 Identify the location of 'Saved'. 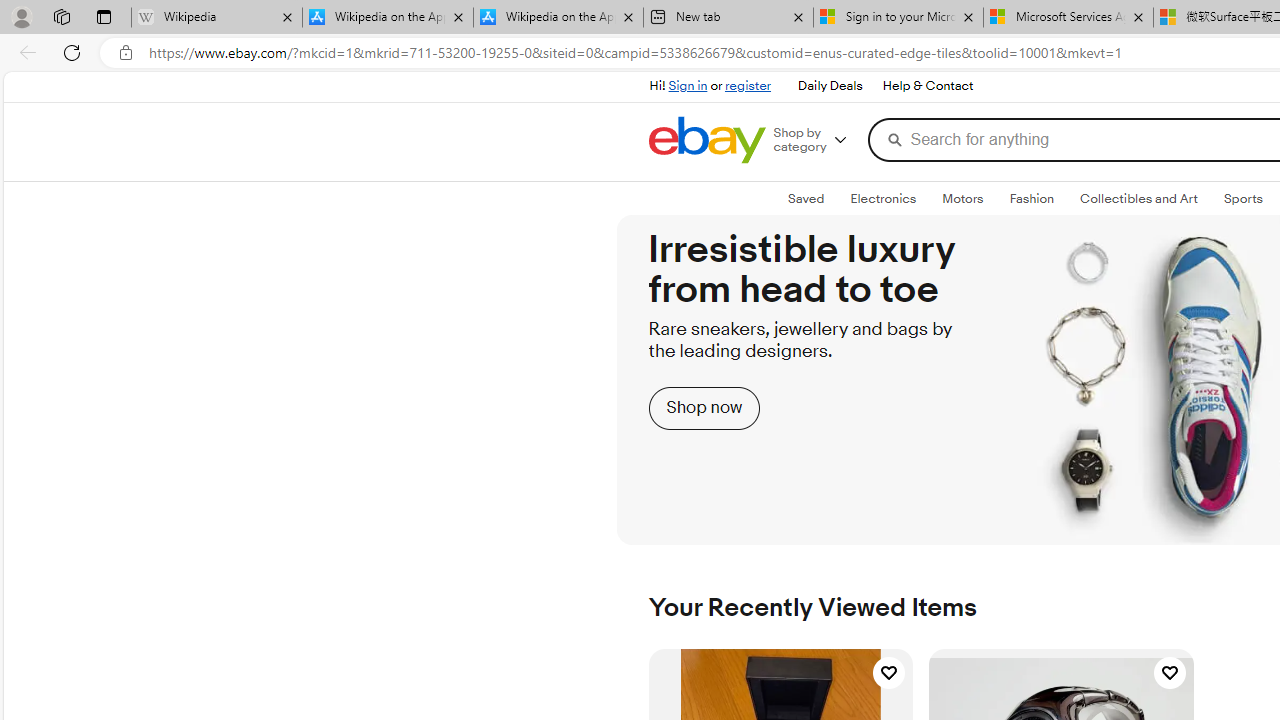
(806, 199).